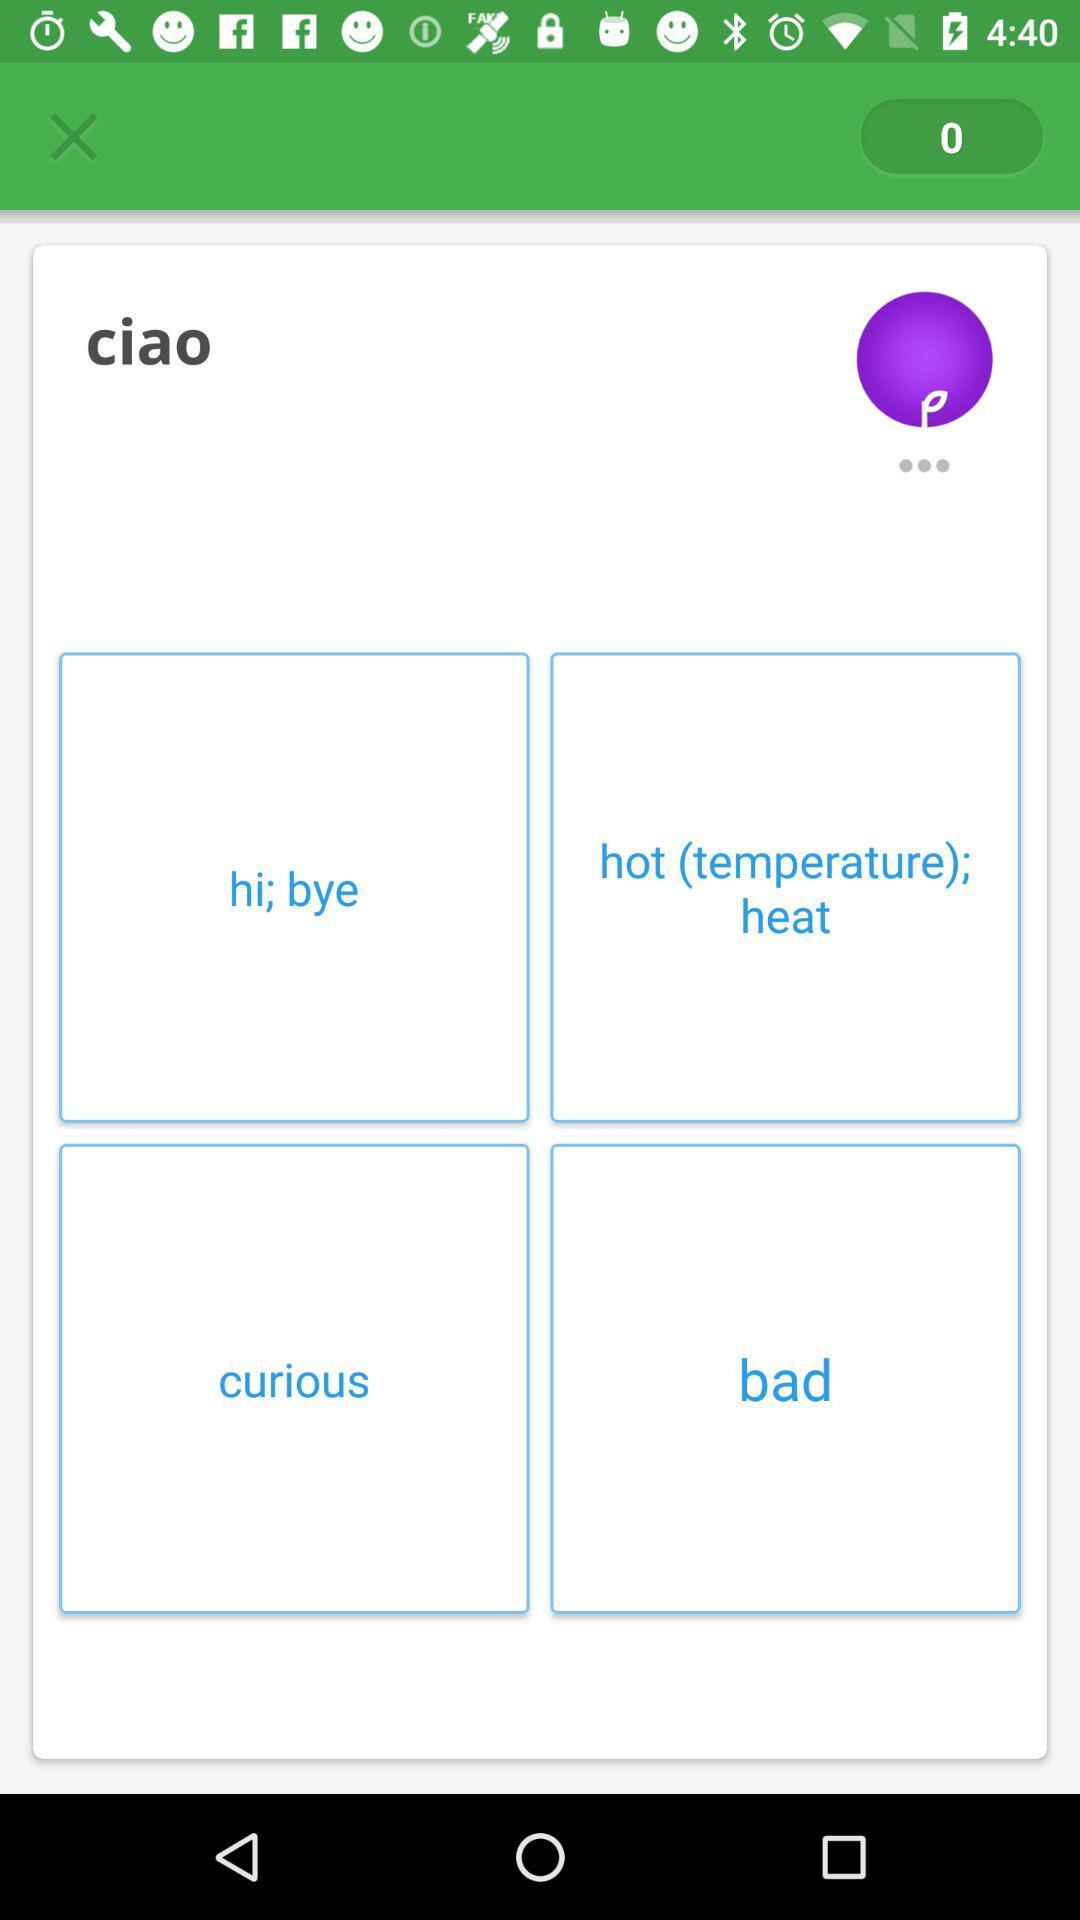 The height and width of the screenshot is (1920, 1080). Describe the element at coordinates (294, 1377) in the screenshot. I see `curious` at that location.